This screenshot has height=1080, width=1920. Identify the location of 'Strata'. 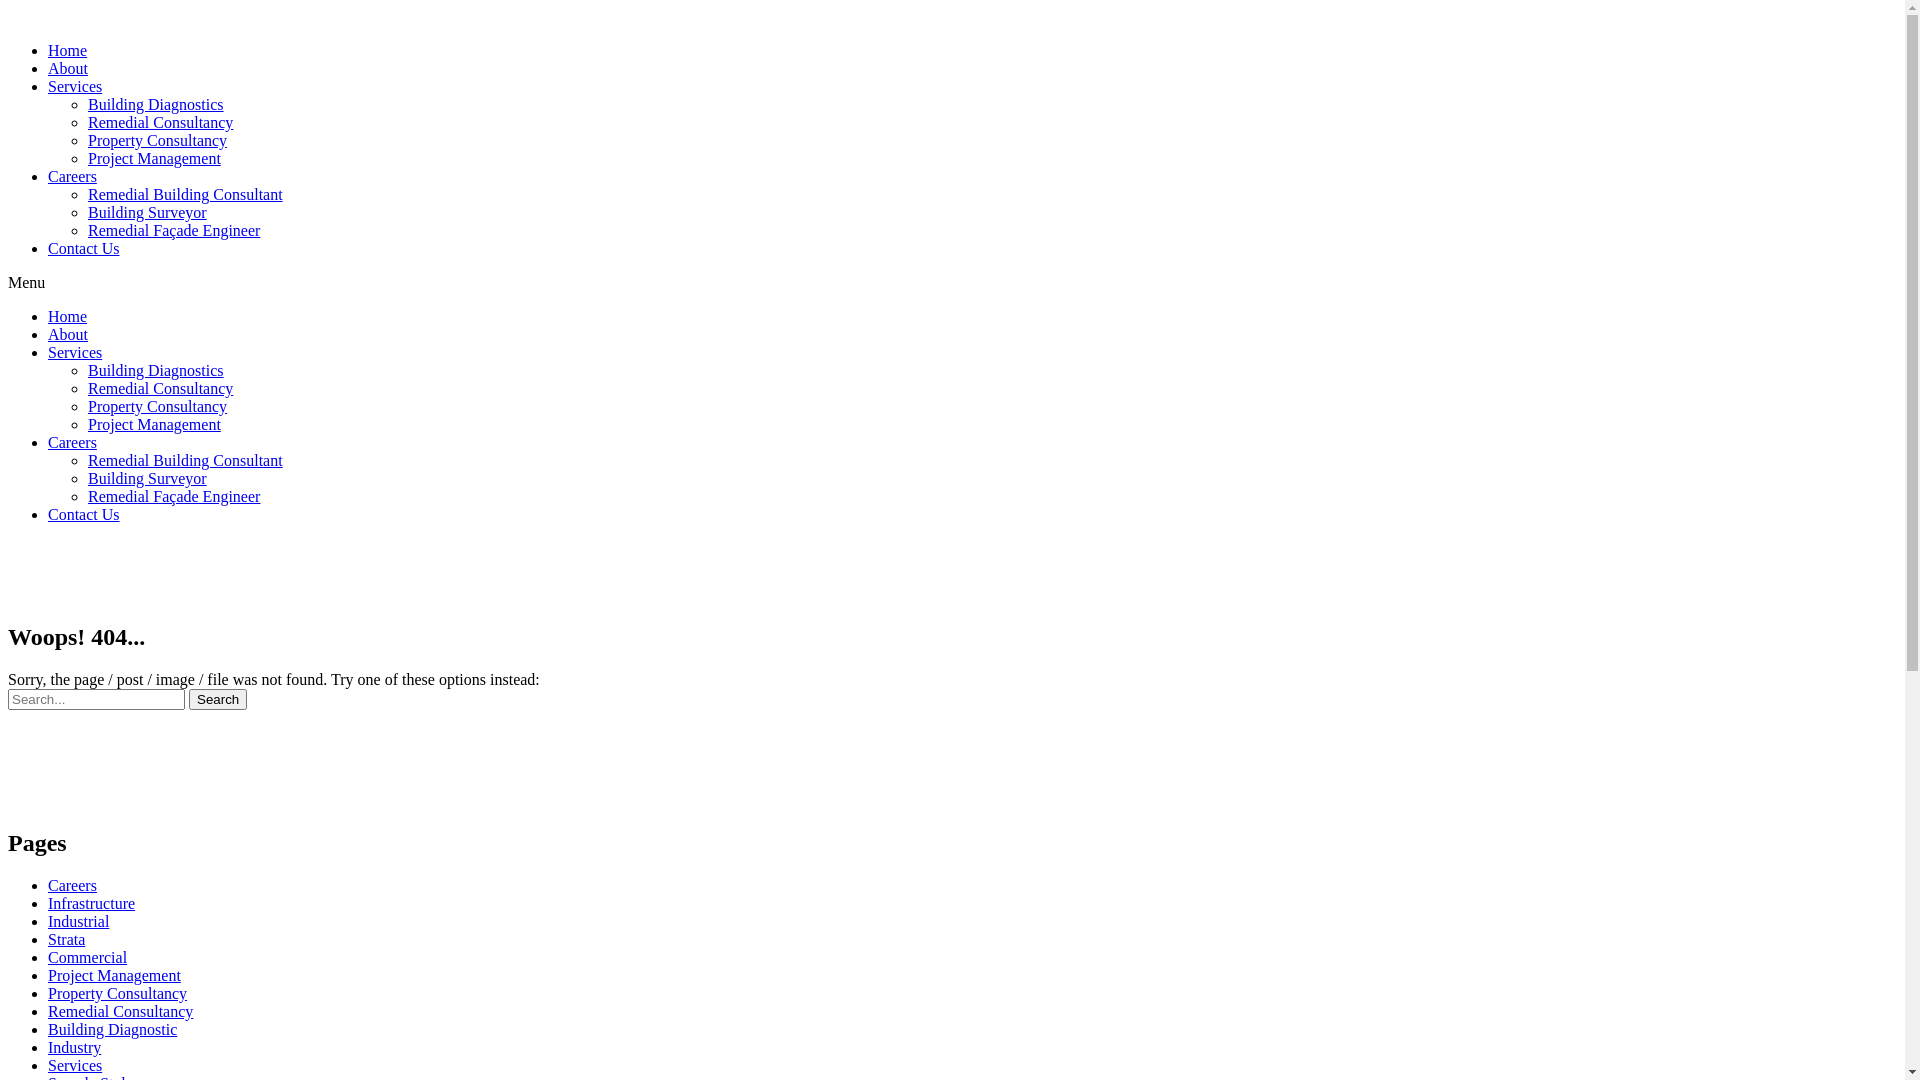
(66, 939).